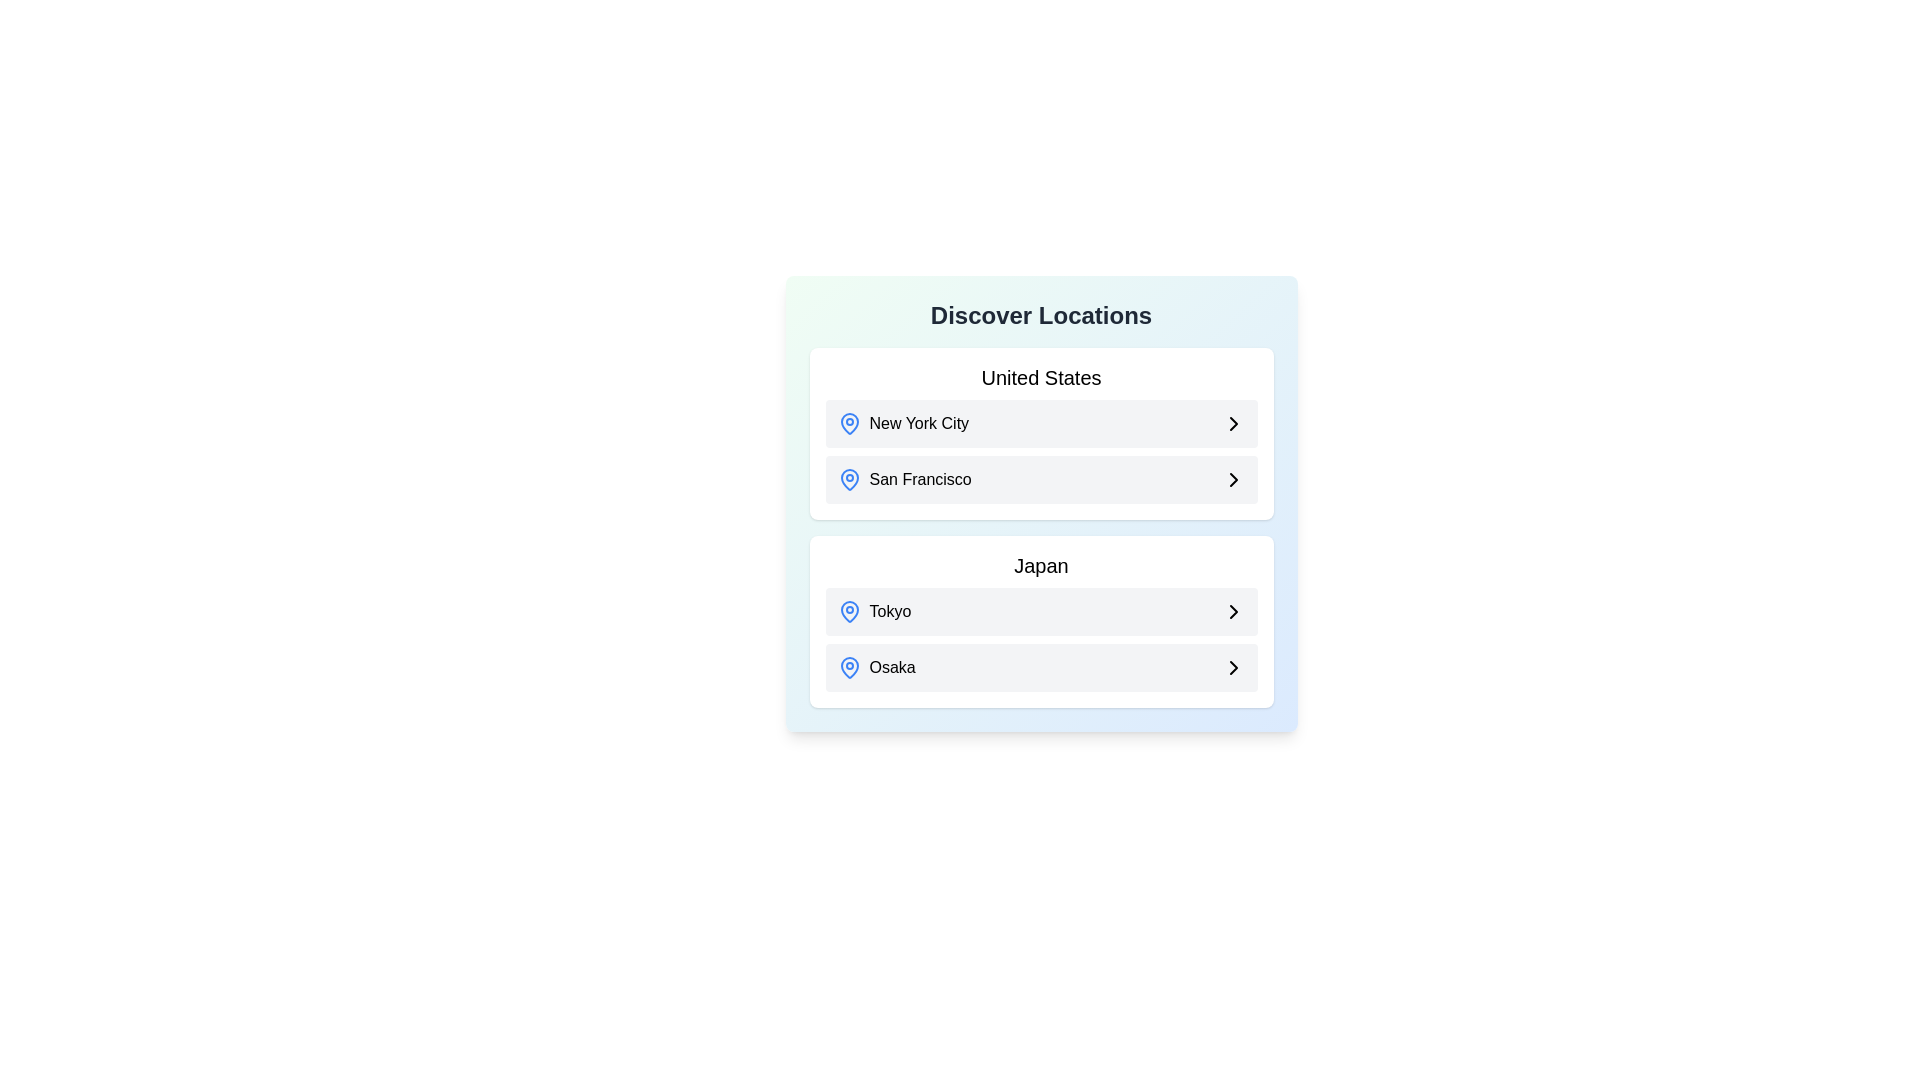 This screenshot has width=1920, height=1080. Describe the element at coordinates (1232, 479) in the screenshot. I see `the black arrow icon pointing right located at the far-right side of the 'San Francisco' button in the 'Discover Locations' list` at that location.